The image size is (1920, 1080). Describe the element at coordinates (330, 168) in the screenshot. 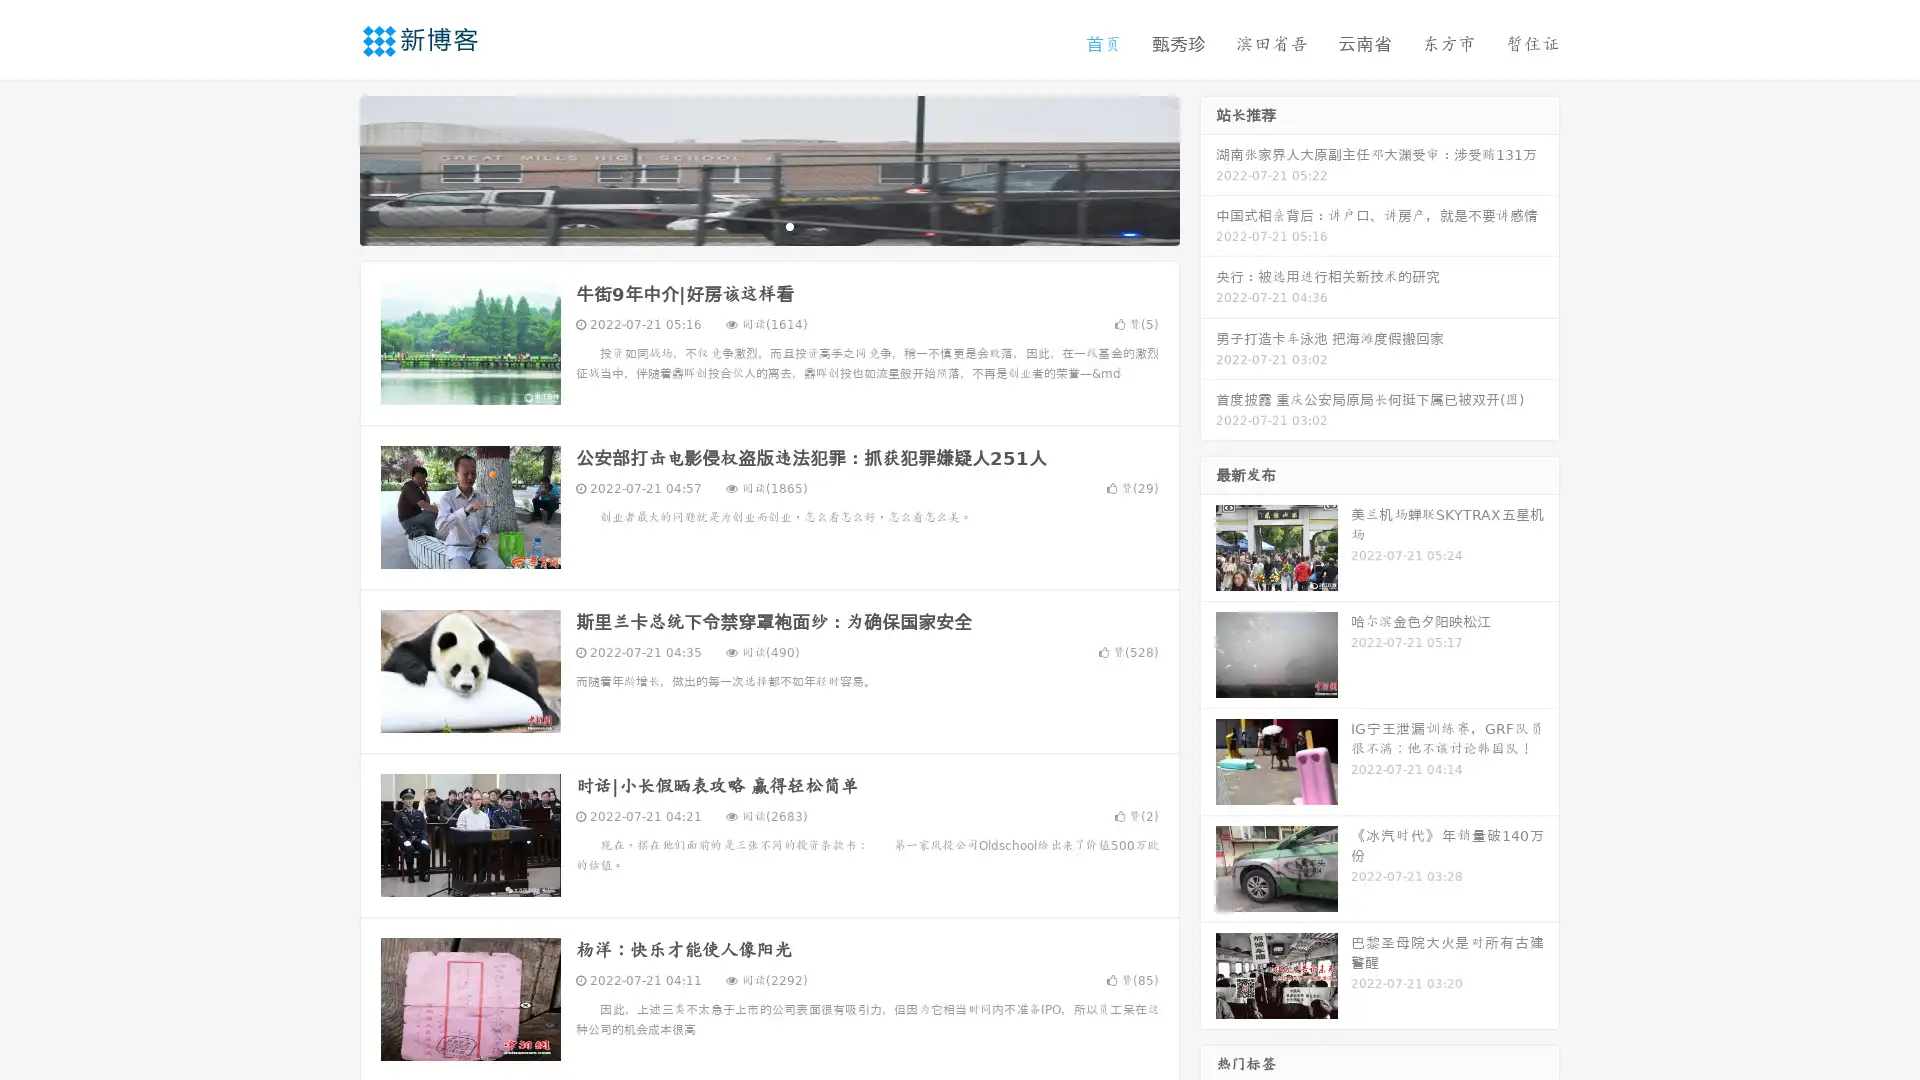

I see `Previous slide` at that location.